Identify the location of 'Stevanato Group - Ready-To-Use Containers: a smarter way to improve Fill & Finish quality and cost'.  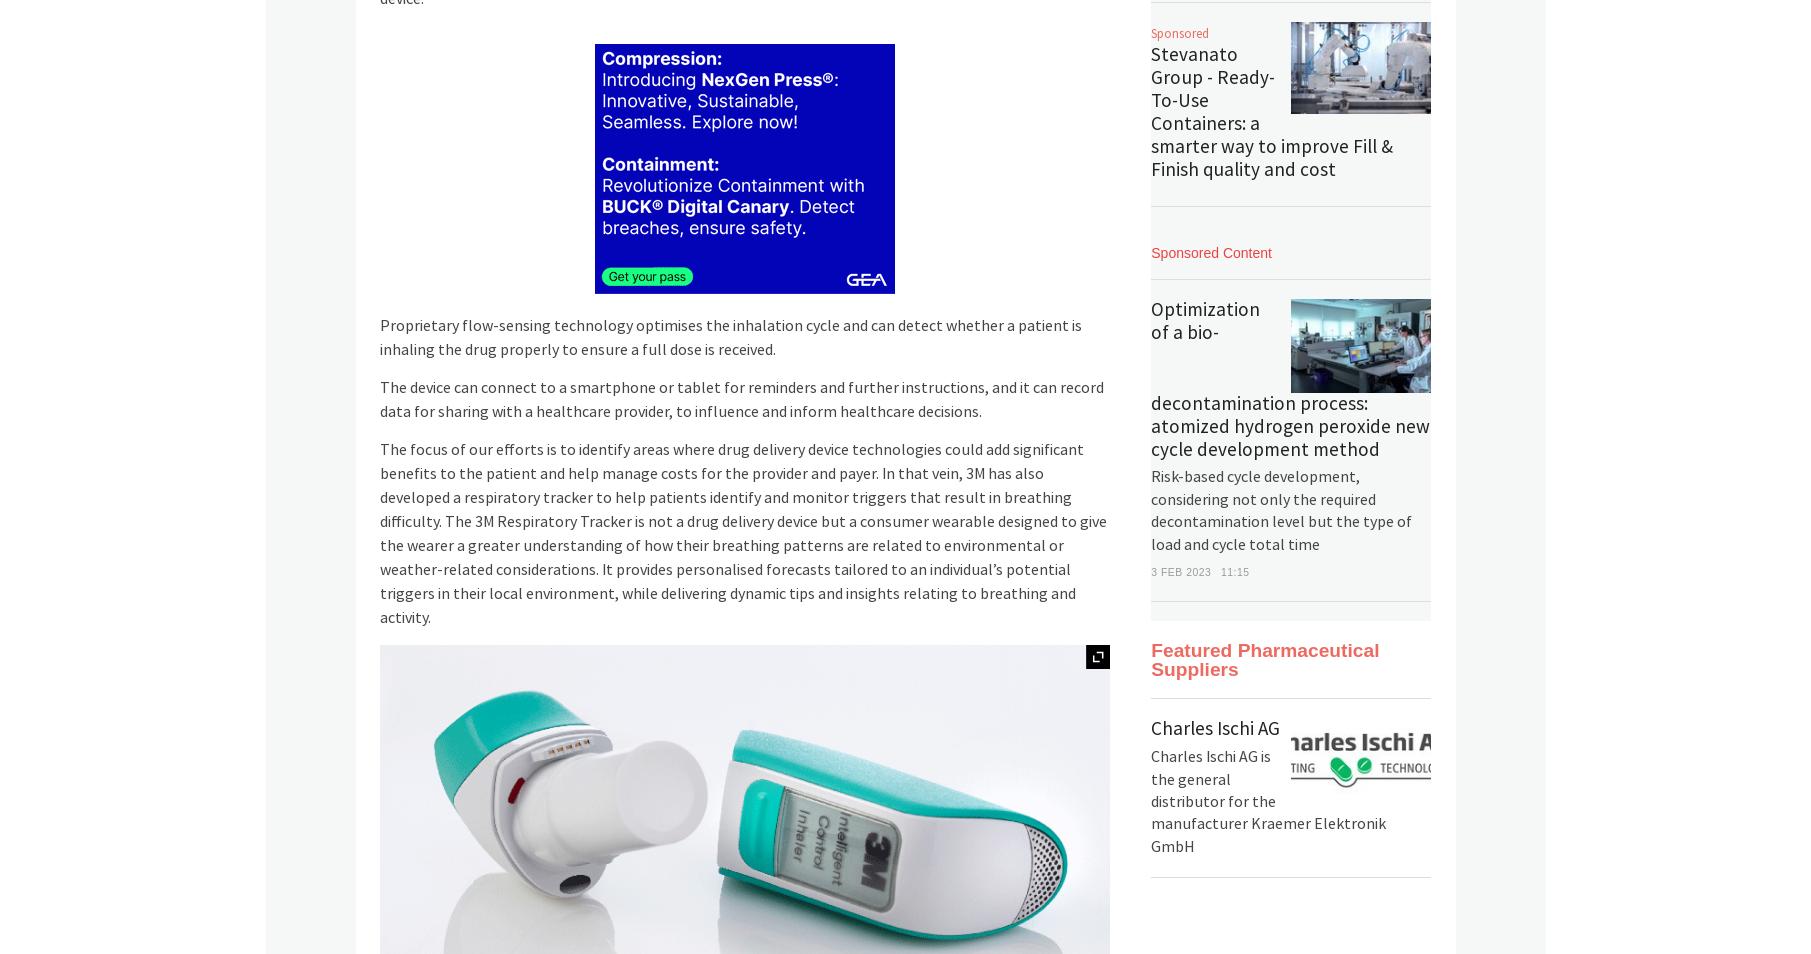
(1272, 111).